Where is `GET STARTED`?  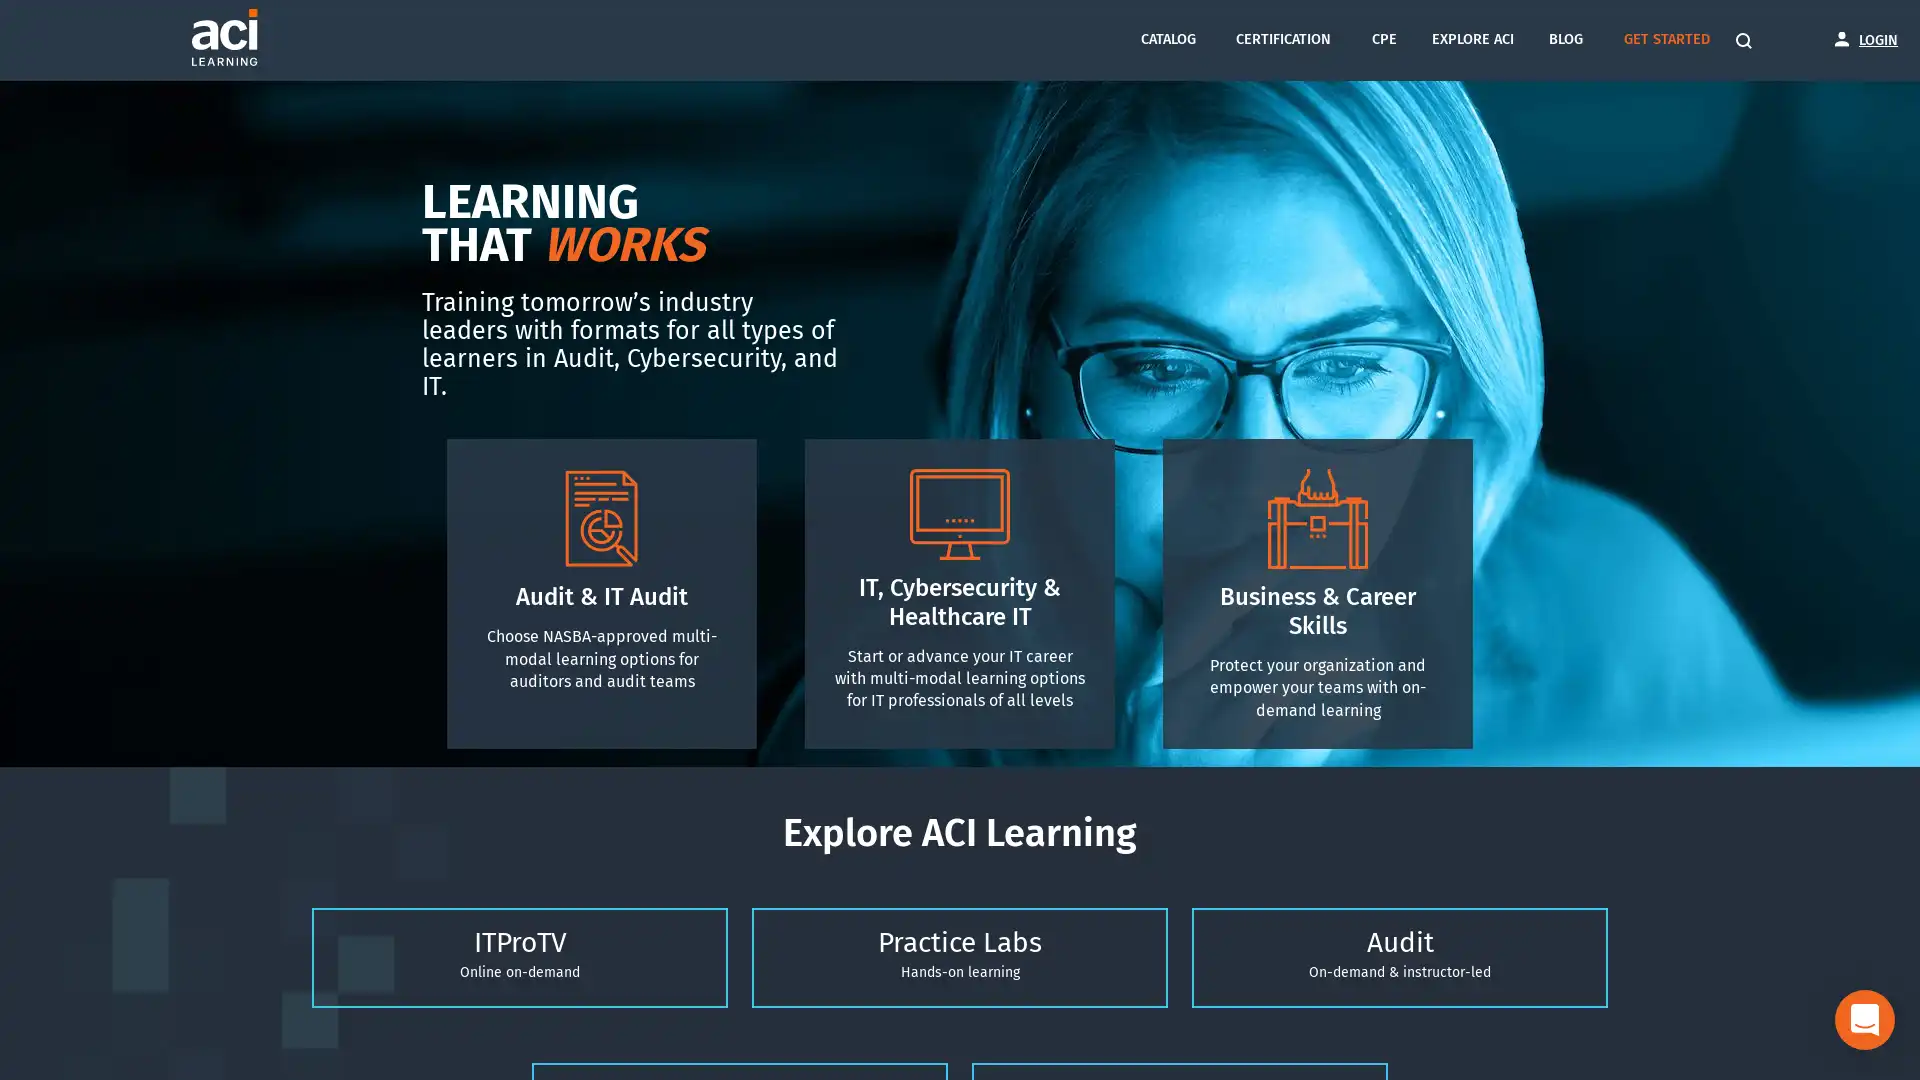
GET STARTED is located at coordinates (1665, 39).